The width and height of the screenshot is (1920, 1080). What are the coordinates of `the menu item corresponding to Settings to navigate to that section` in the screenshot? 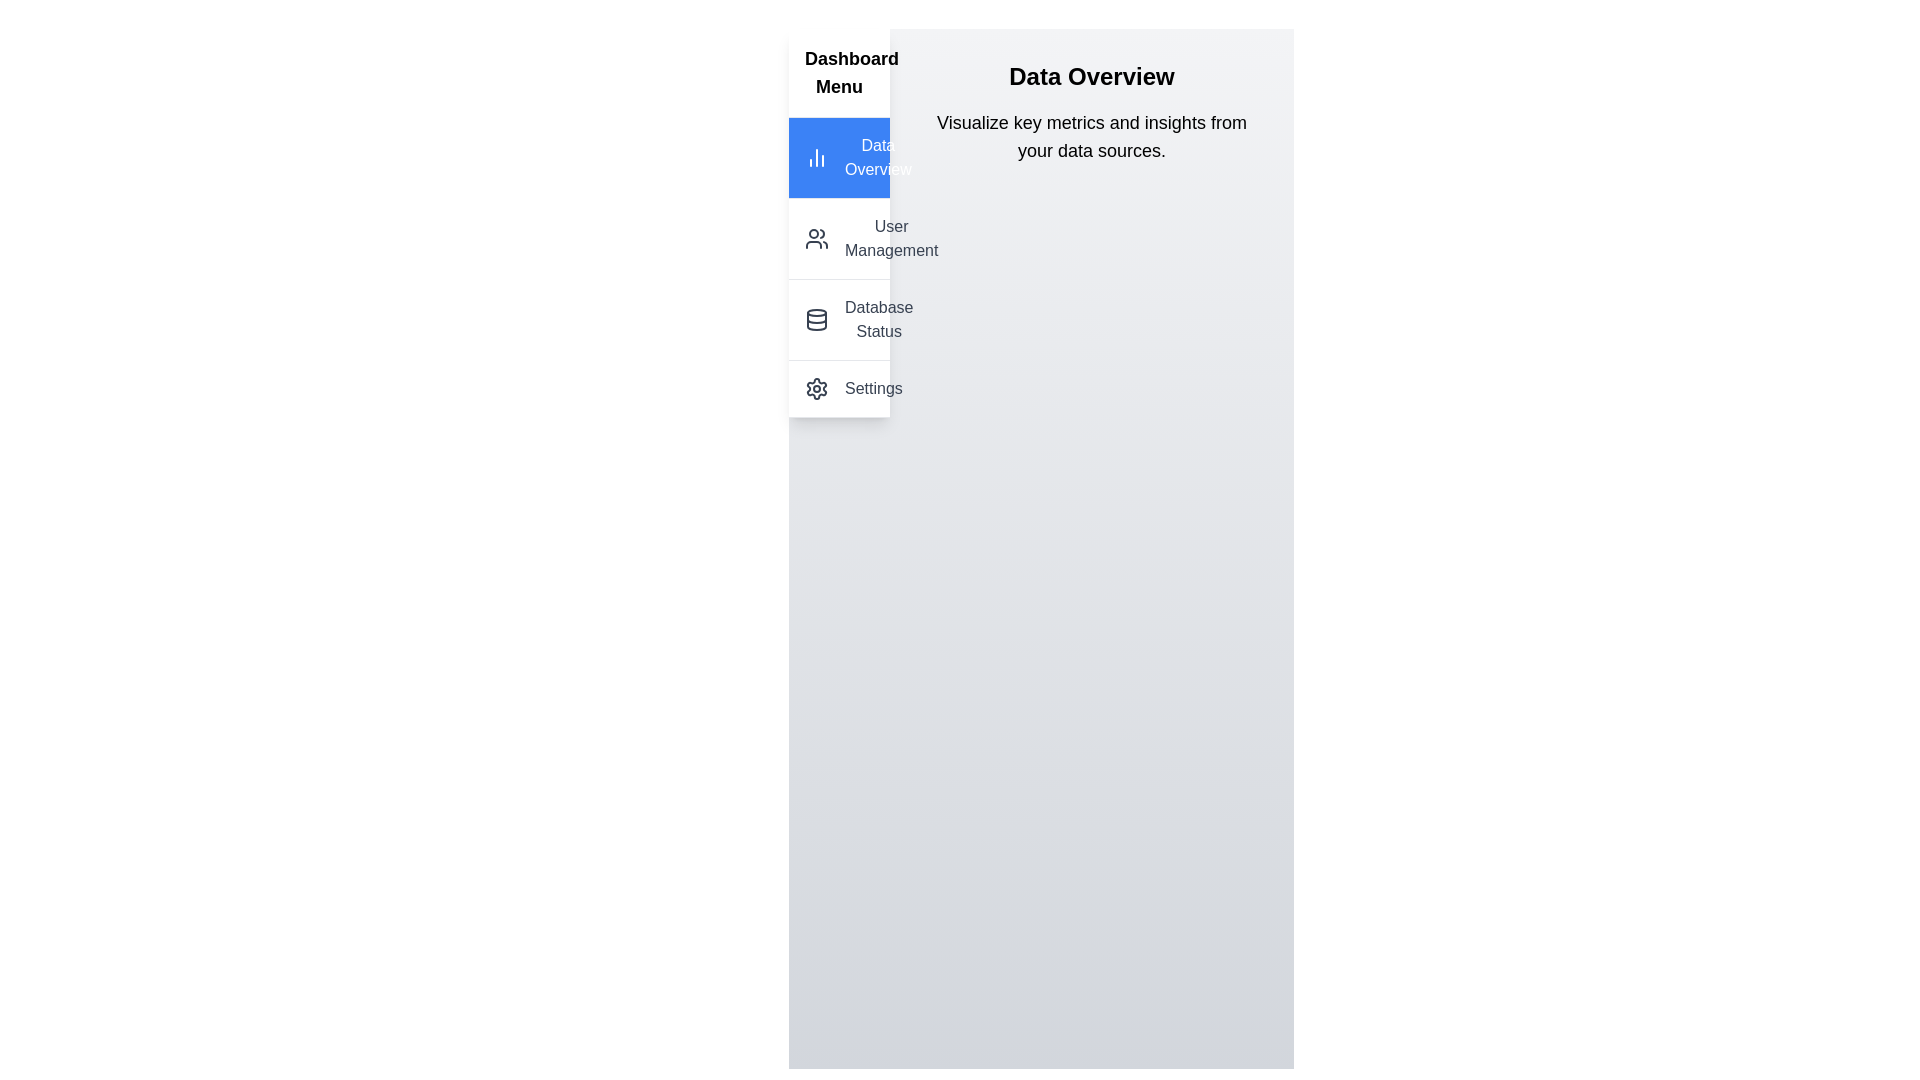 It's located at (839, 389).